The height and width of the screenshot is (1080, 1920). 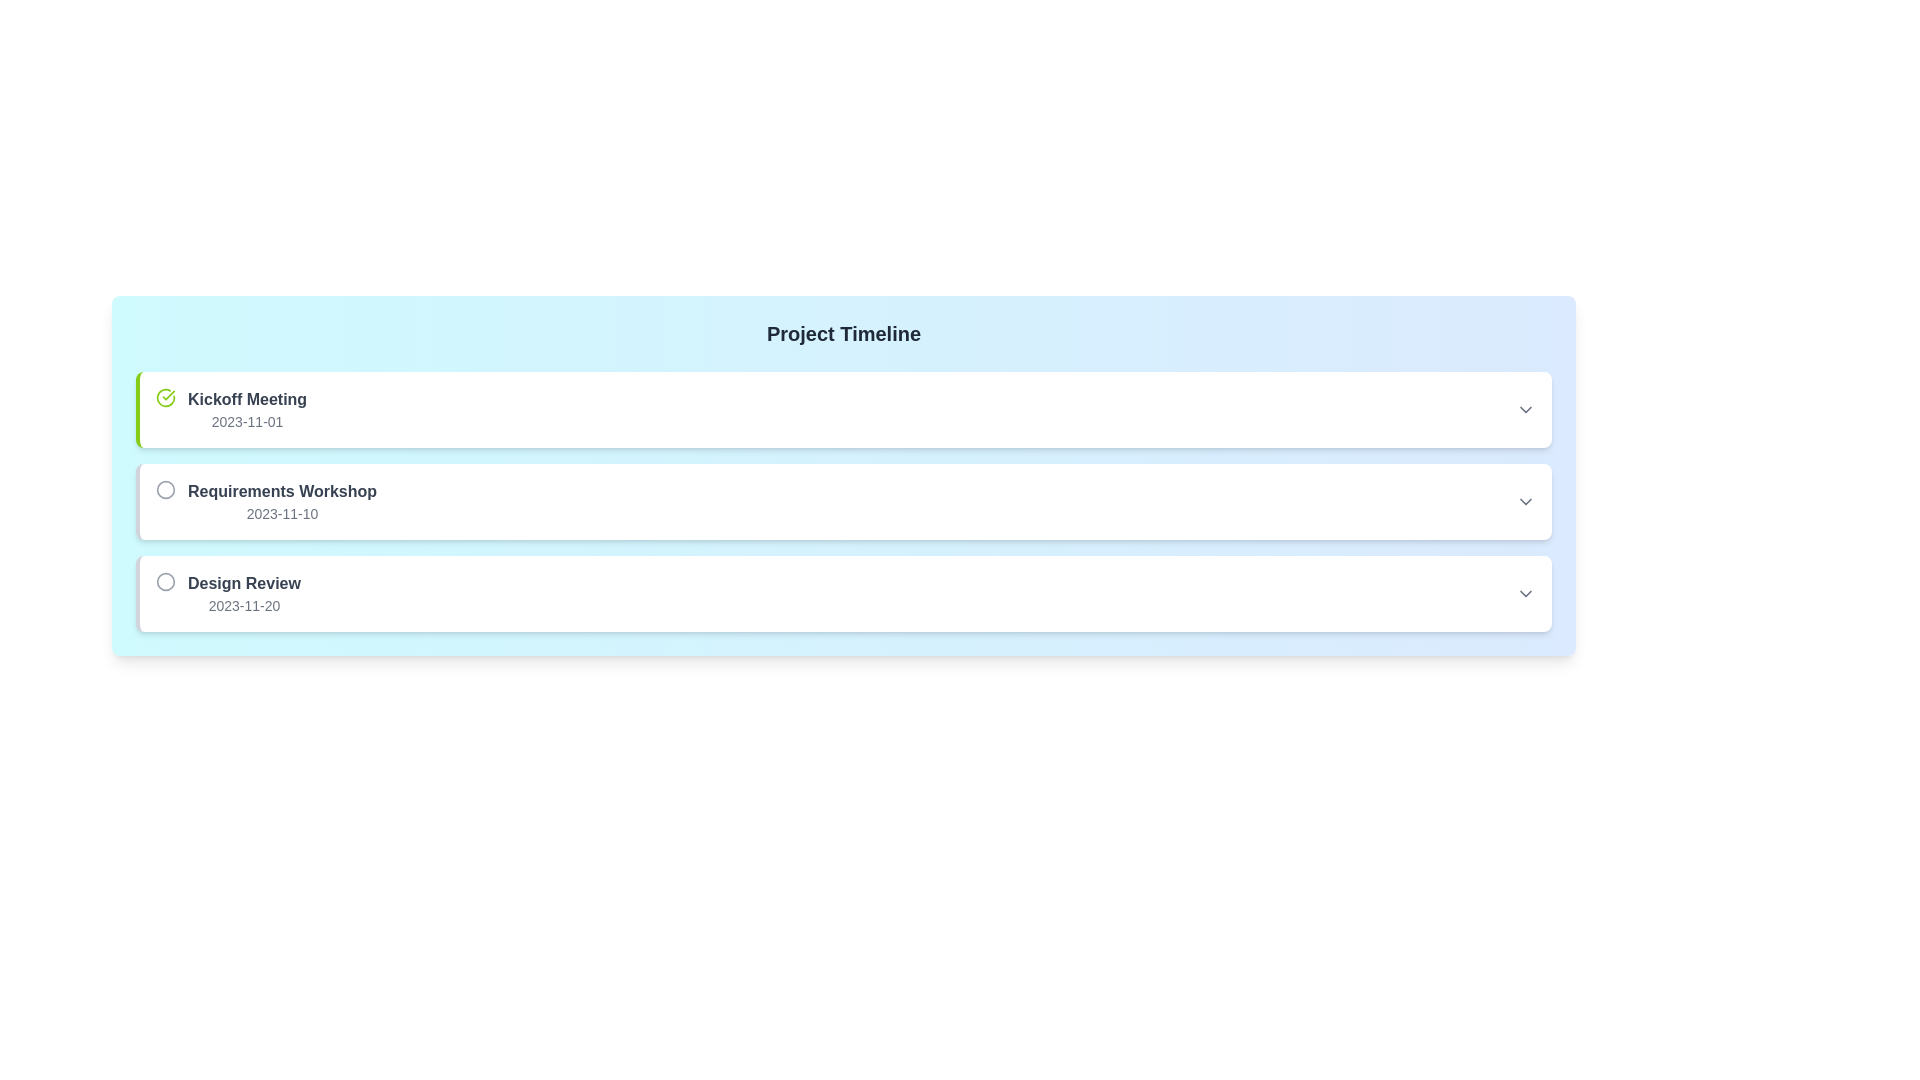 What do you see at coordinates (844, 593) in the screenshot?
I see `the 'Design Review' event list item` at bounding box center [844, 593].